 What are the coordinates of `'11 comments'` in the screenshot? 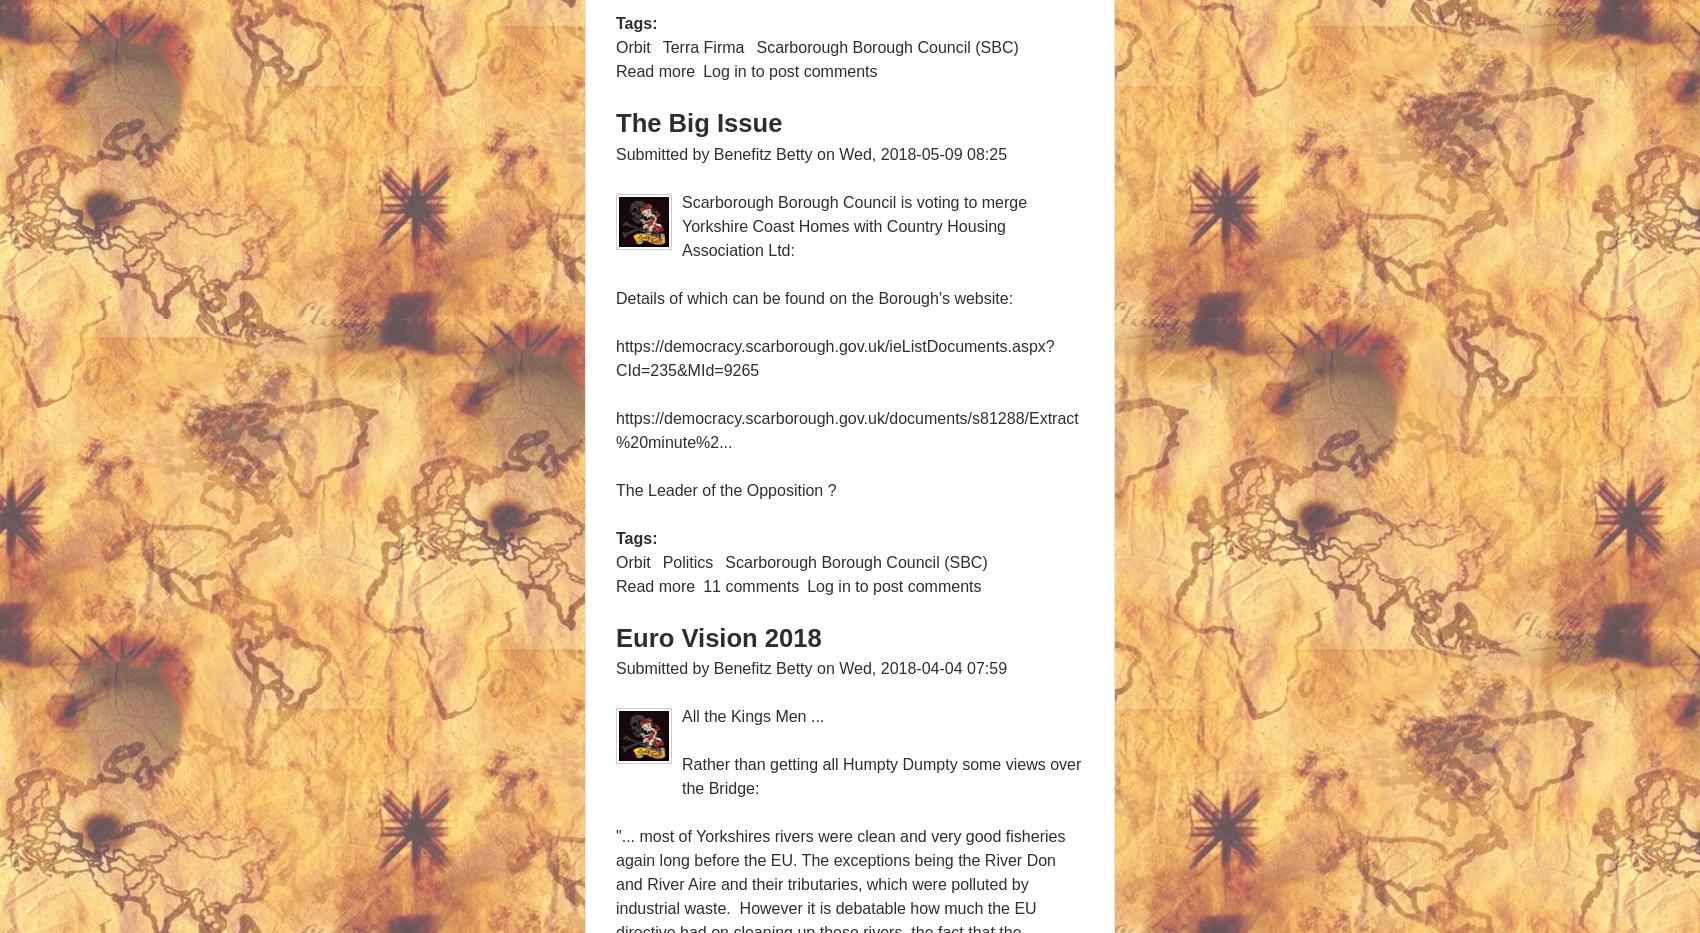 It's located at (750, 585).